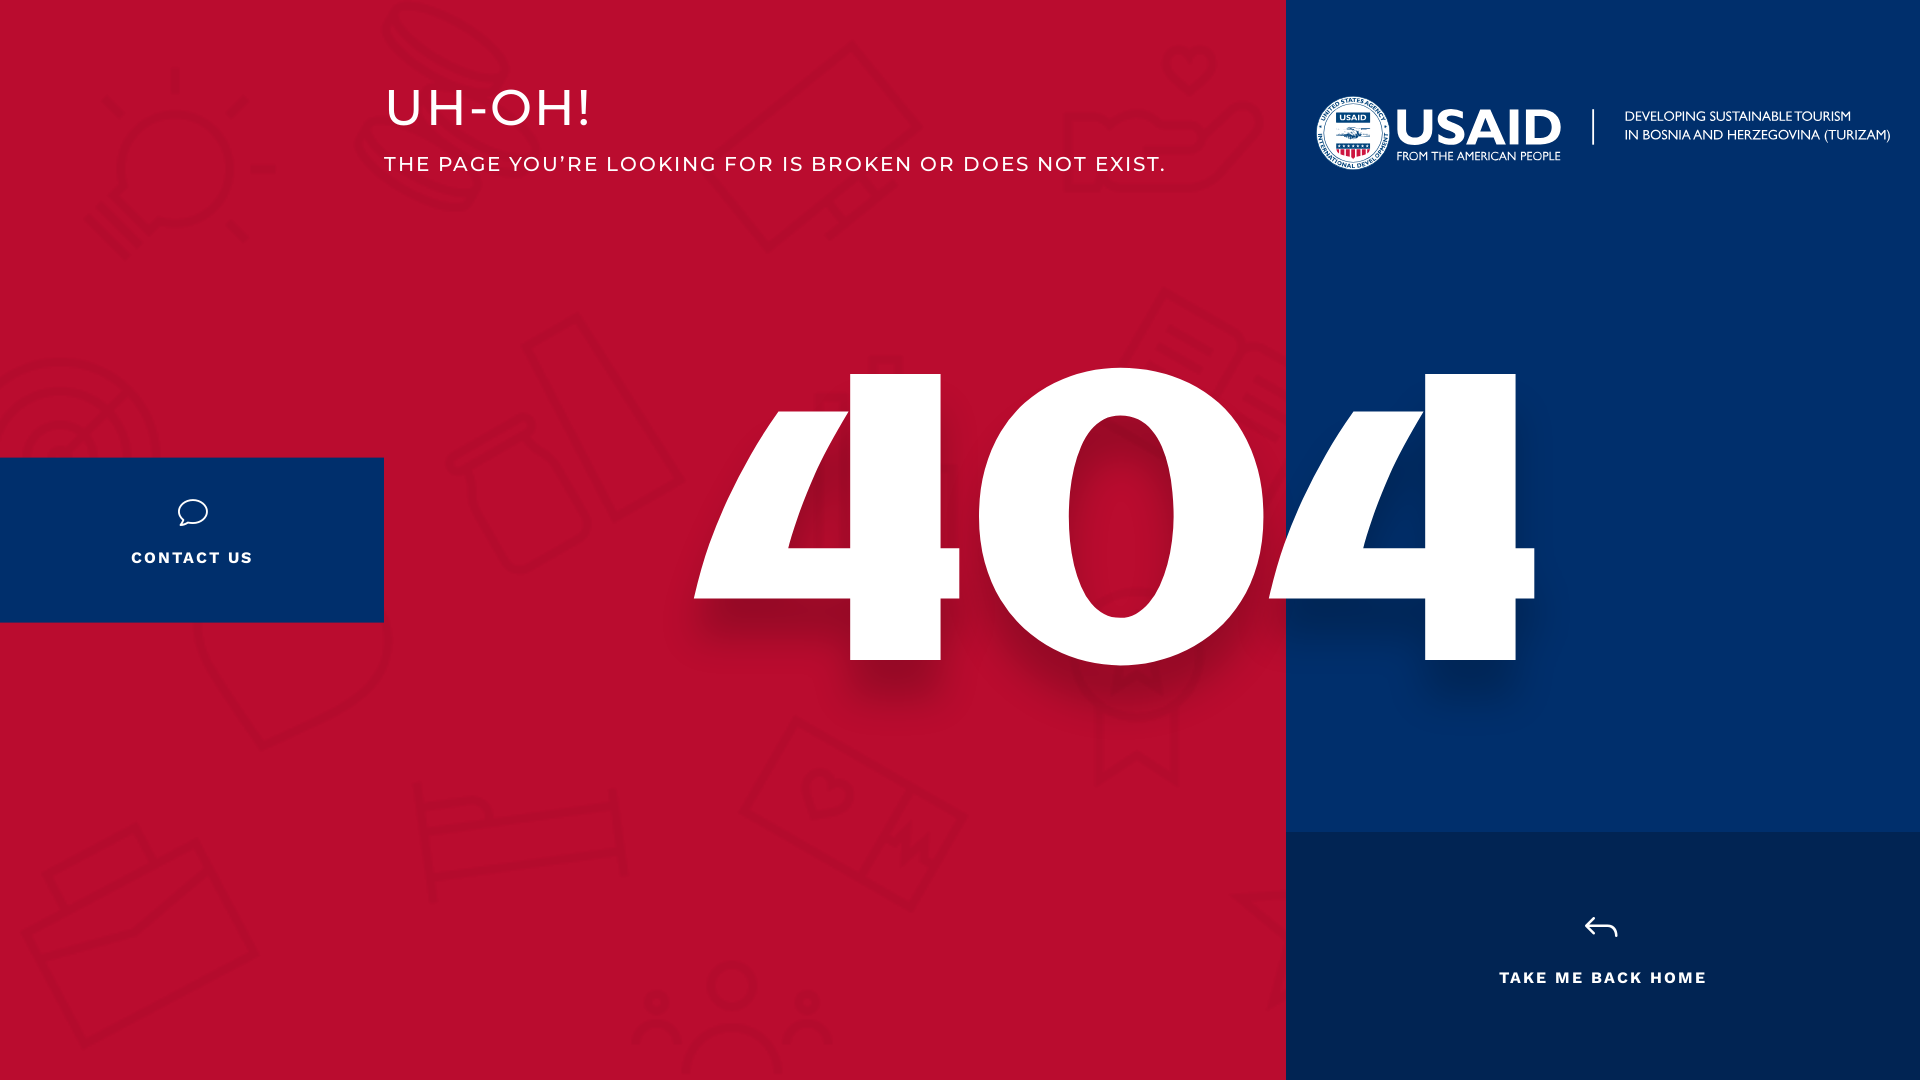 The width and height of the screenshot is (1920, 1080). What do you see at coordinates (192, 557) in the screenshot?
I see `'CONTACT US'` at bounding box center [192, 557].